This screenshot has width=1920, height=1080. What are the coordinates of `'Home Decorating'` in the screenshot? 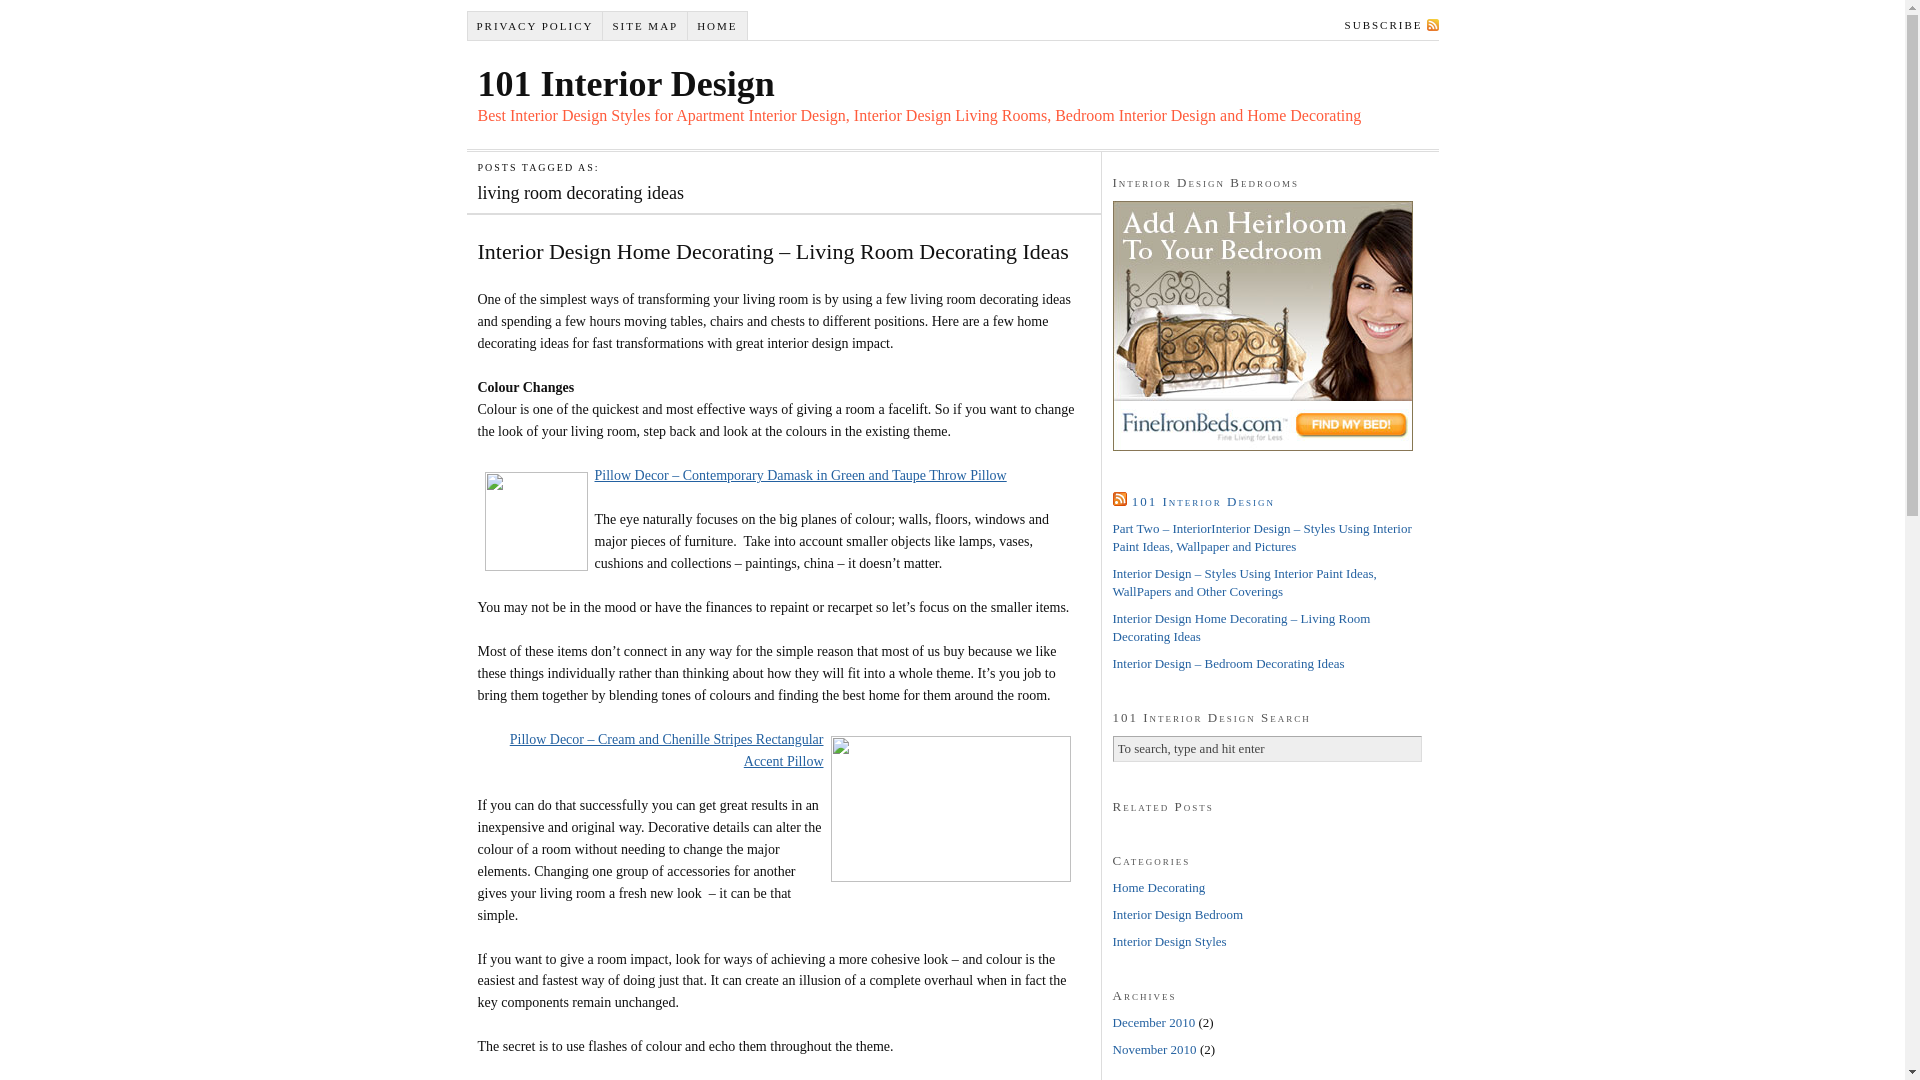 It's located at (1111, 886).